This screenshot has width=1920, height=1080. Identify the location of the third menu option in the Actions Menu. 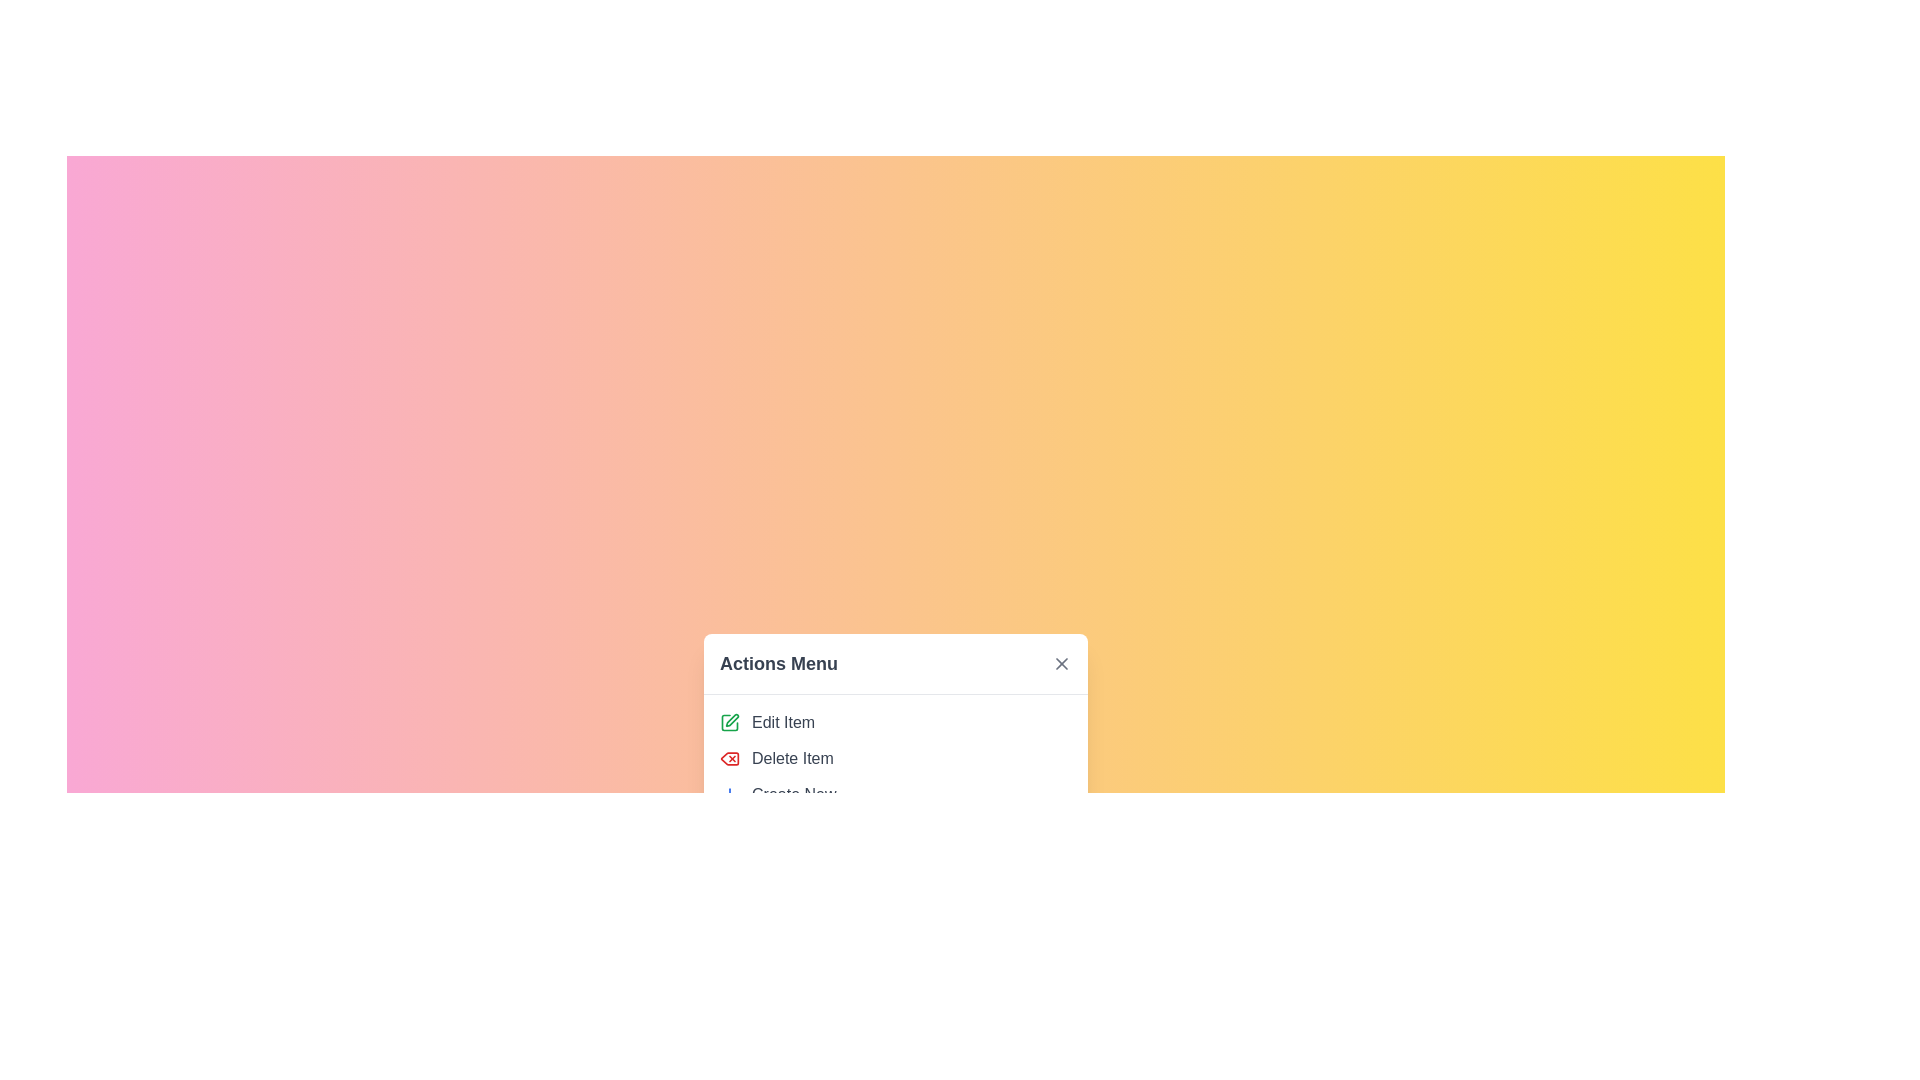
(895, 793).